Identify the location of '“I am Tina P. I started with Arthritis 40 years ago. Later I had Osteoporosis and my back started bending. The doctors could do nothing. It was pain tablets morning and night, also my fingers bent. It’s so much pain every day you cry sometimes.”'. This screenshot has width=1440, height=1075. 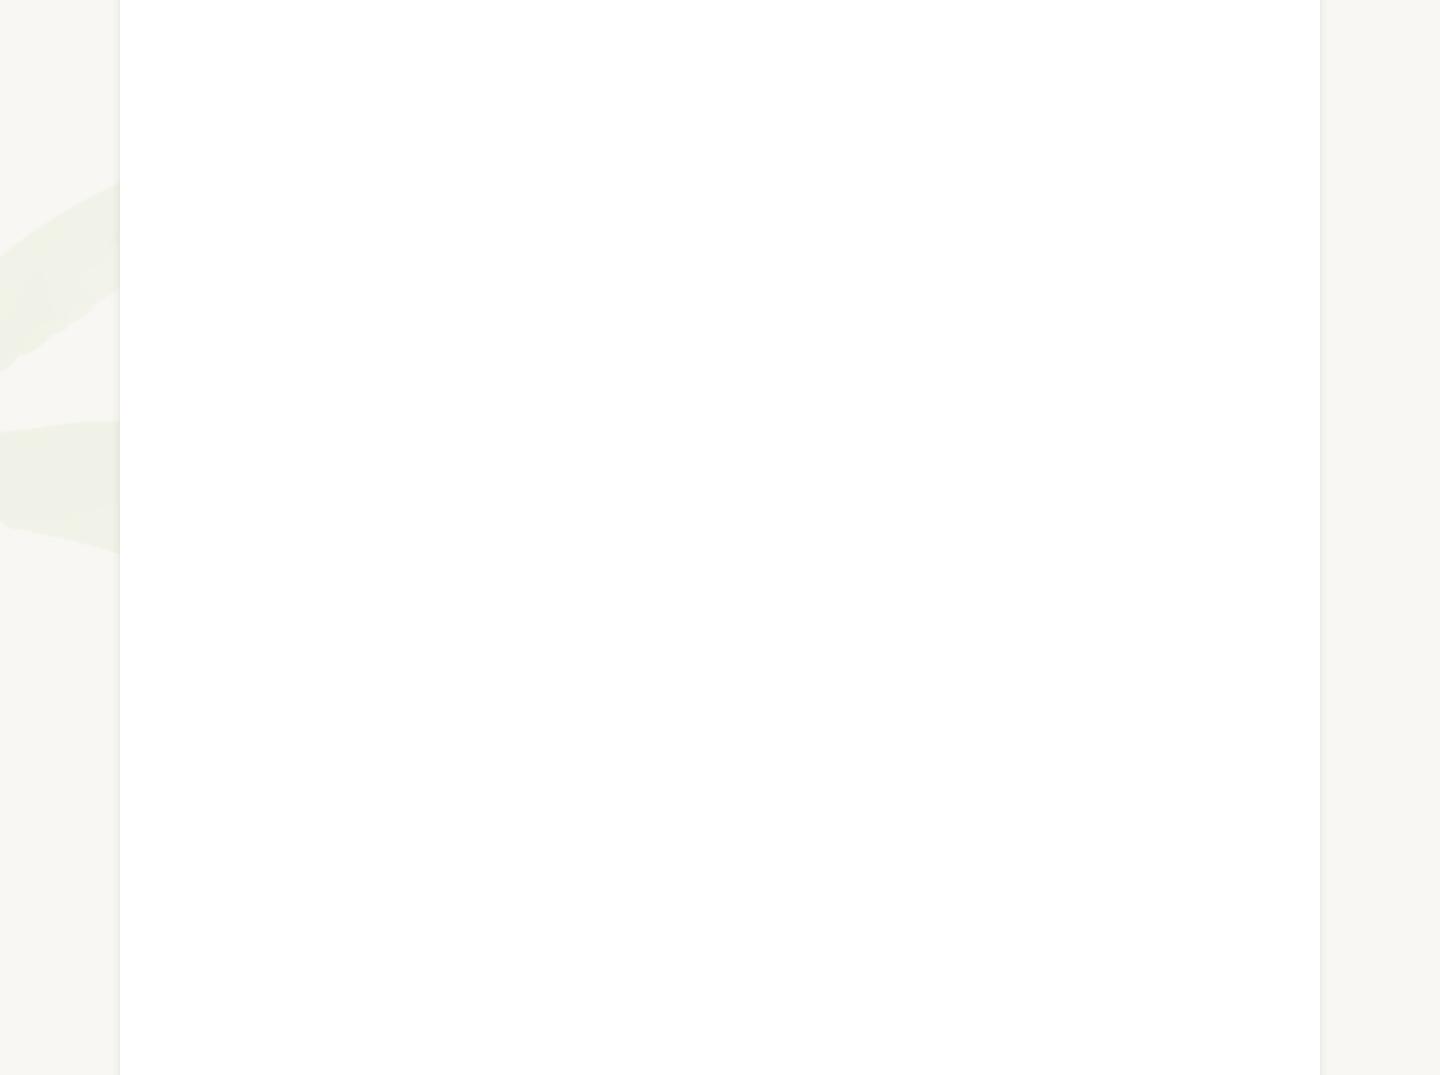
(704, 611).